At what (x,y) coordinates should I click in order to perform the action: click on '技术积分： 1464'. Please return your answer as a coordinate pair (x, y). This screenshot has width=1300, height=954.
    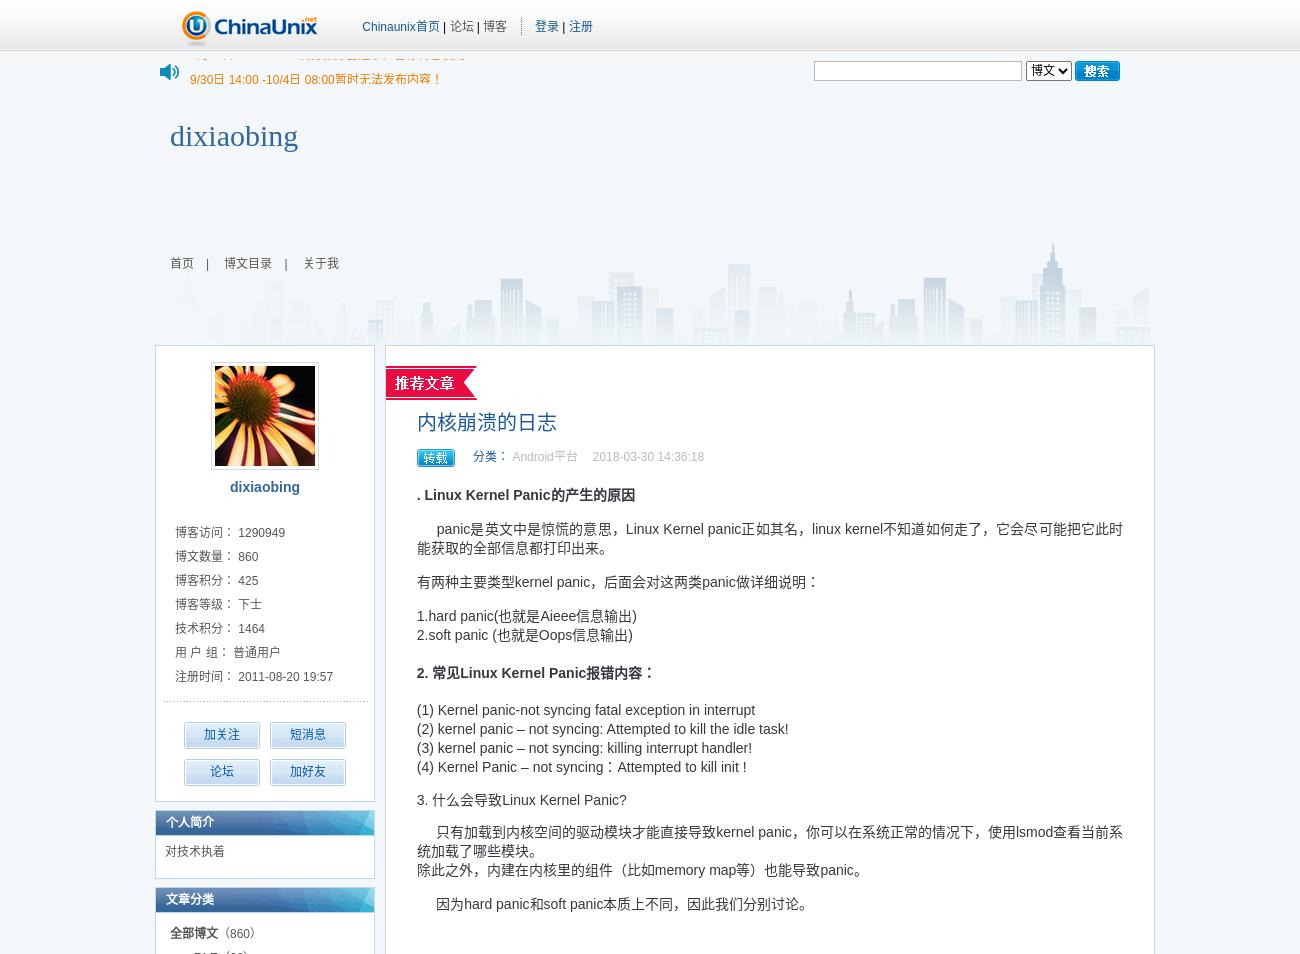
    Looking at the image, I should click on (218, 627).